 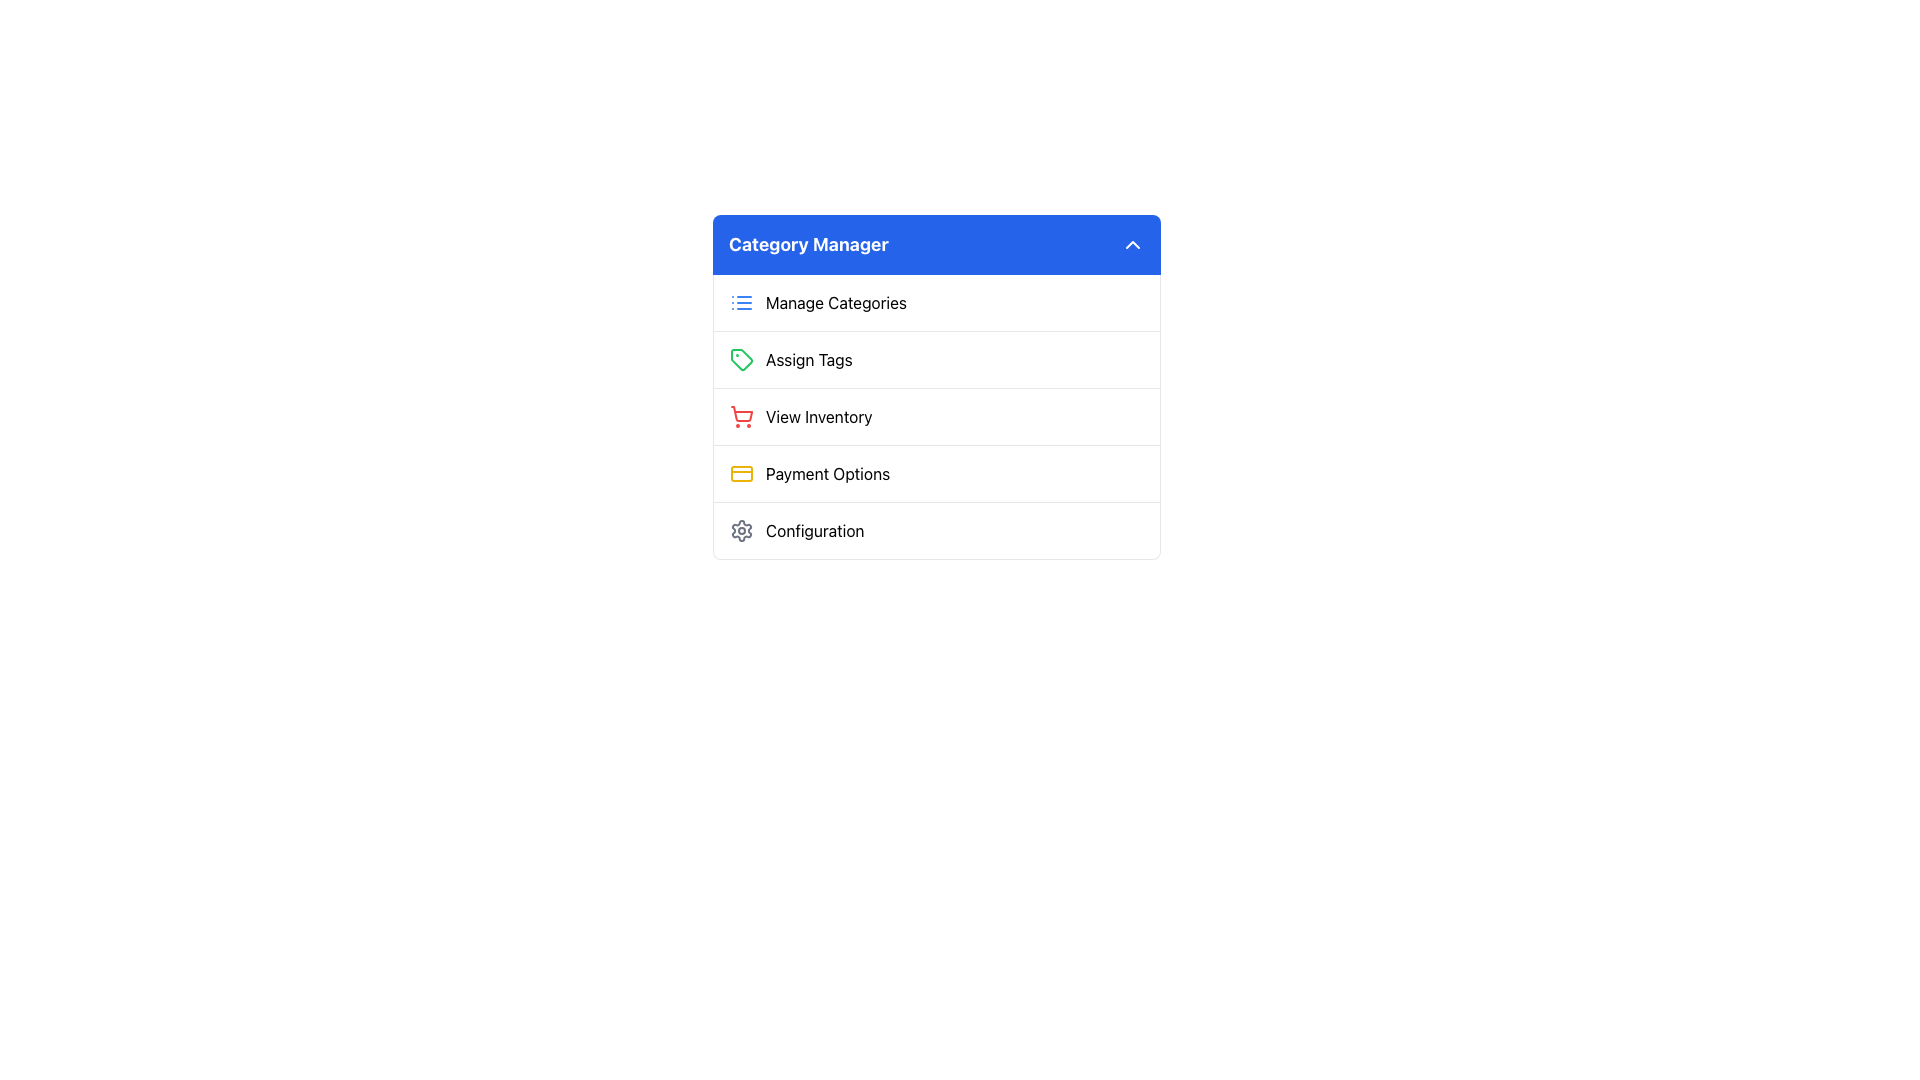 I want to click on the fifth selectable menu item in the 'Category Manager' list, so click(x=935, y=529).